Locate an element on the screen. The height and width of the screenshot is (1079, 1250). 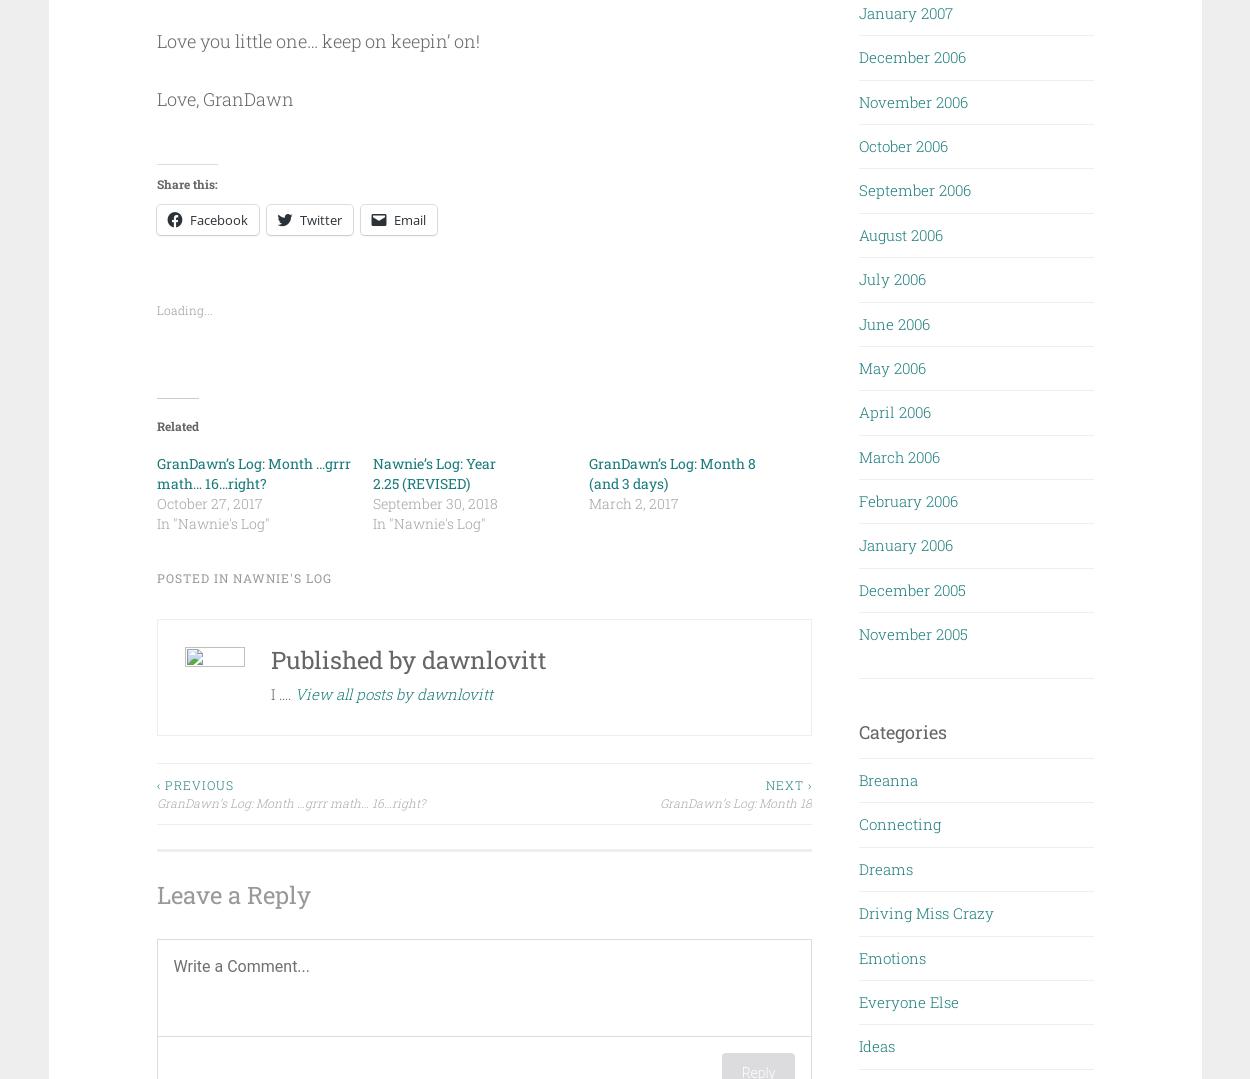
'February 2006' is located at coordinates (908, 500).